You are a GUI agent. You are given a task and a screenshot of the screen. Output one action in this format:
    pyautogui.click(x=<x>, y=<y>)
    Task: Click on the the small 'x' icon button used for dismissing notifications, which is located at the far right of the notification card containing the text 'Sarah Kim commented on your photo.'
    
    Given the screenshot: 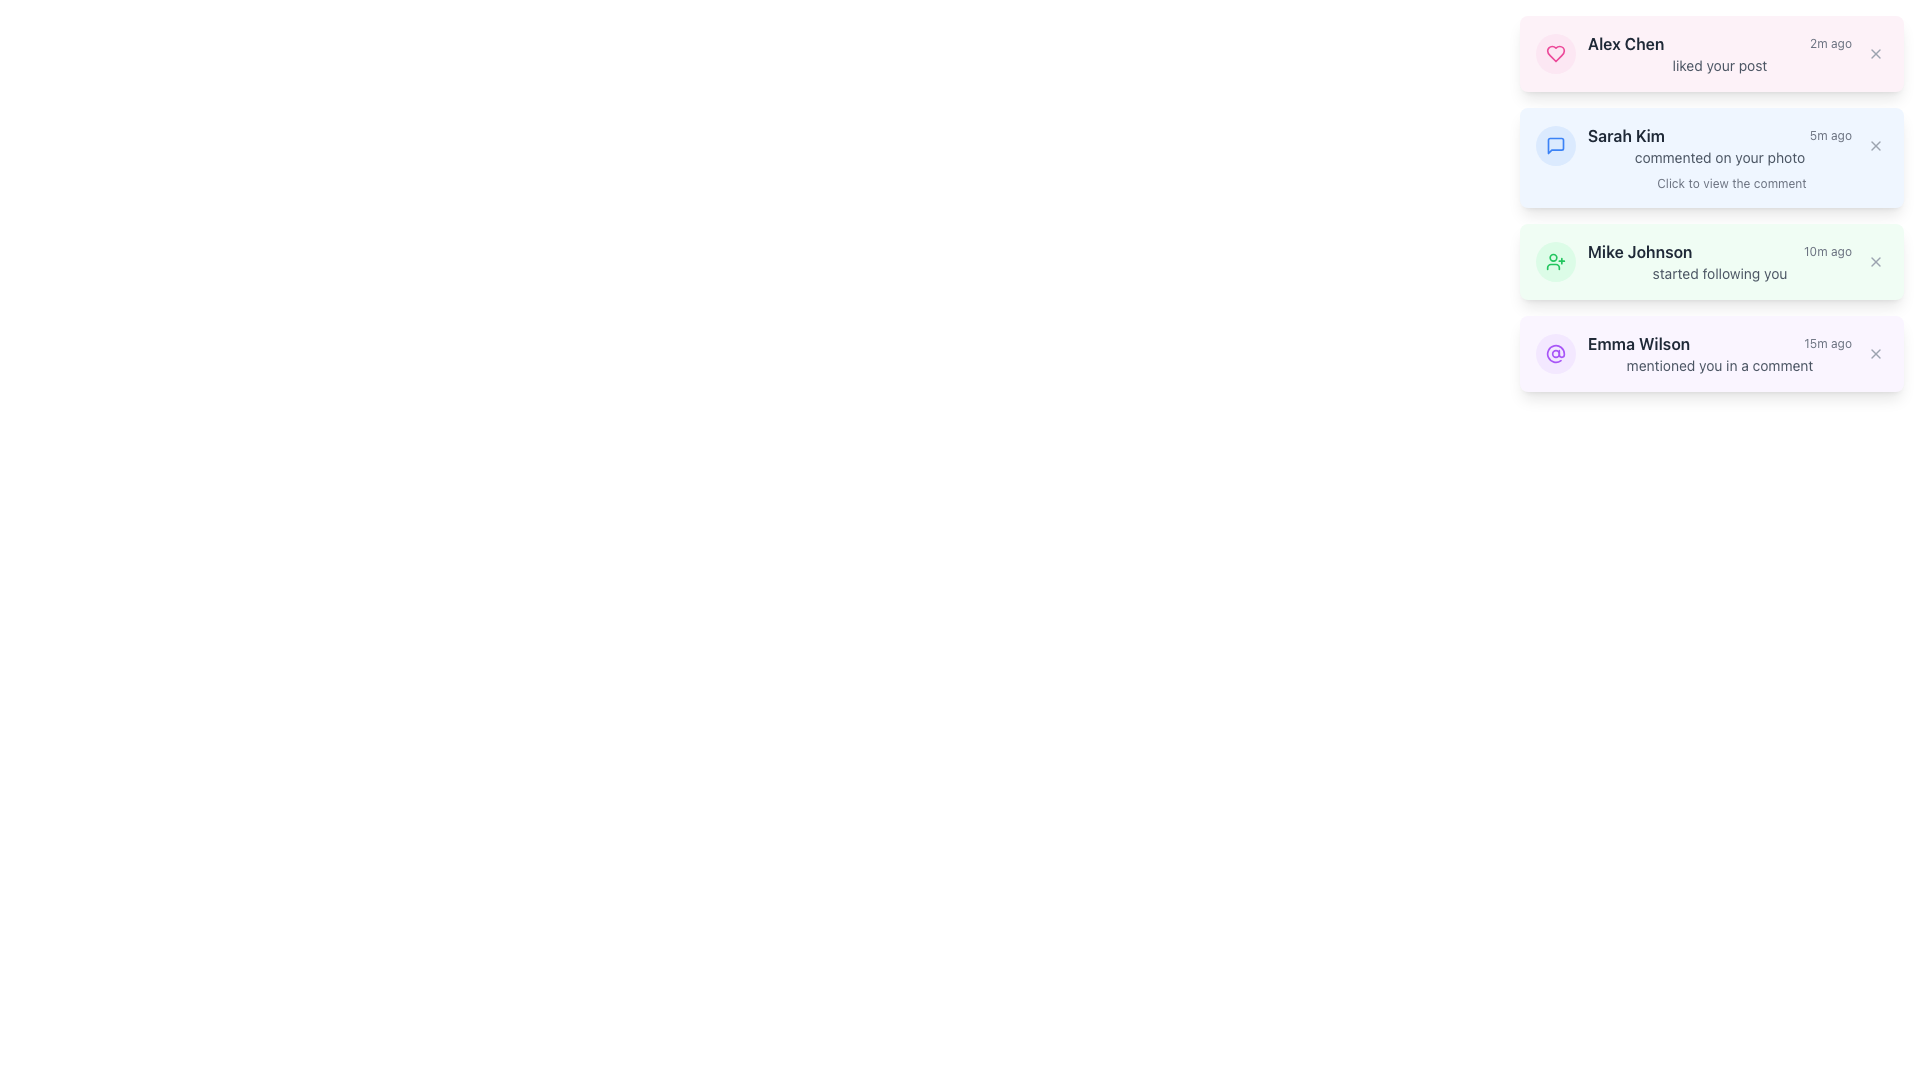 What is the action you would take?
    pyautogui.click(x=1875, y=145)
    